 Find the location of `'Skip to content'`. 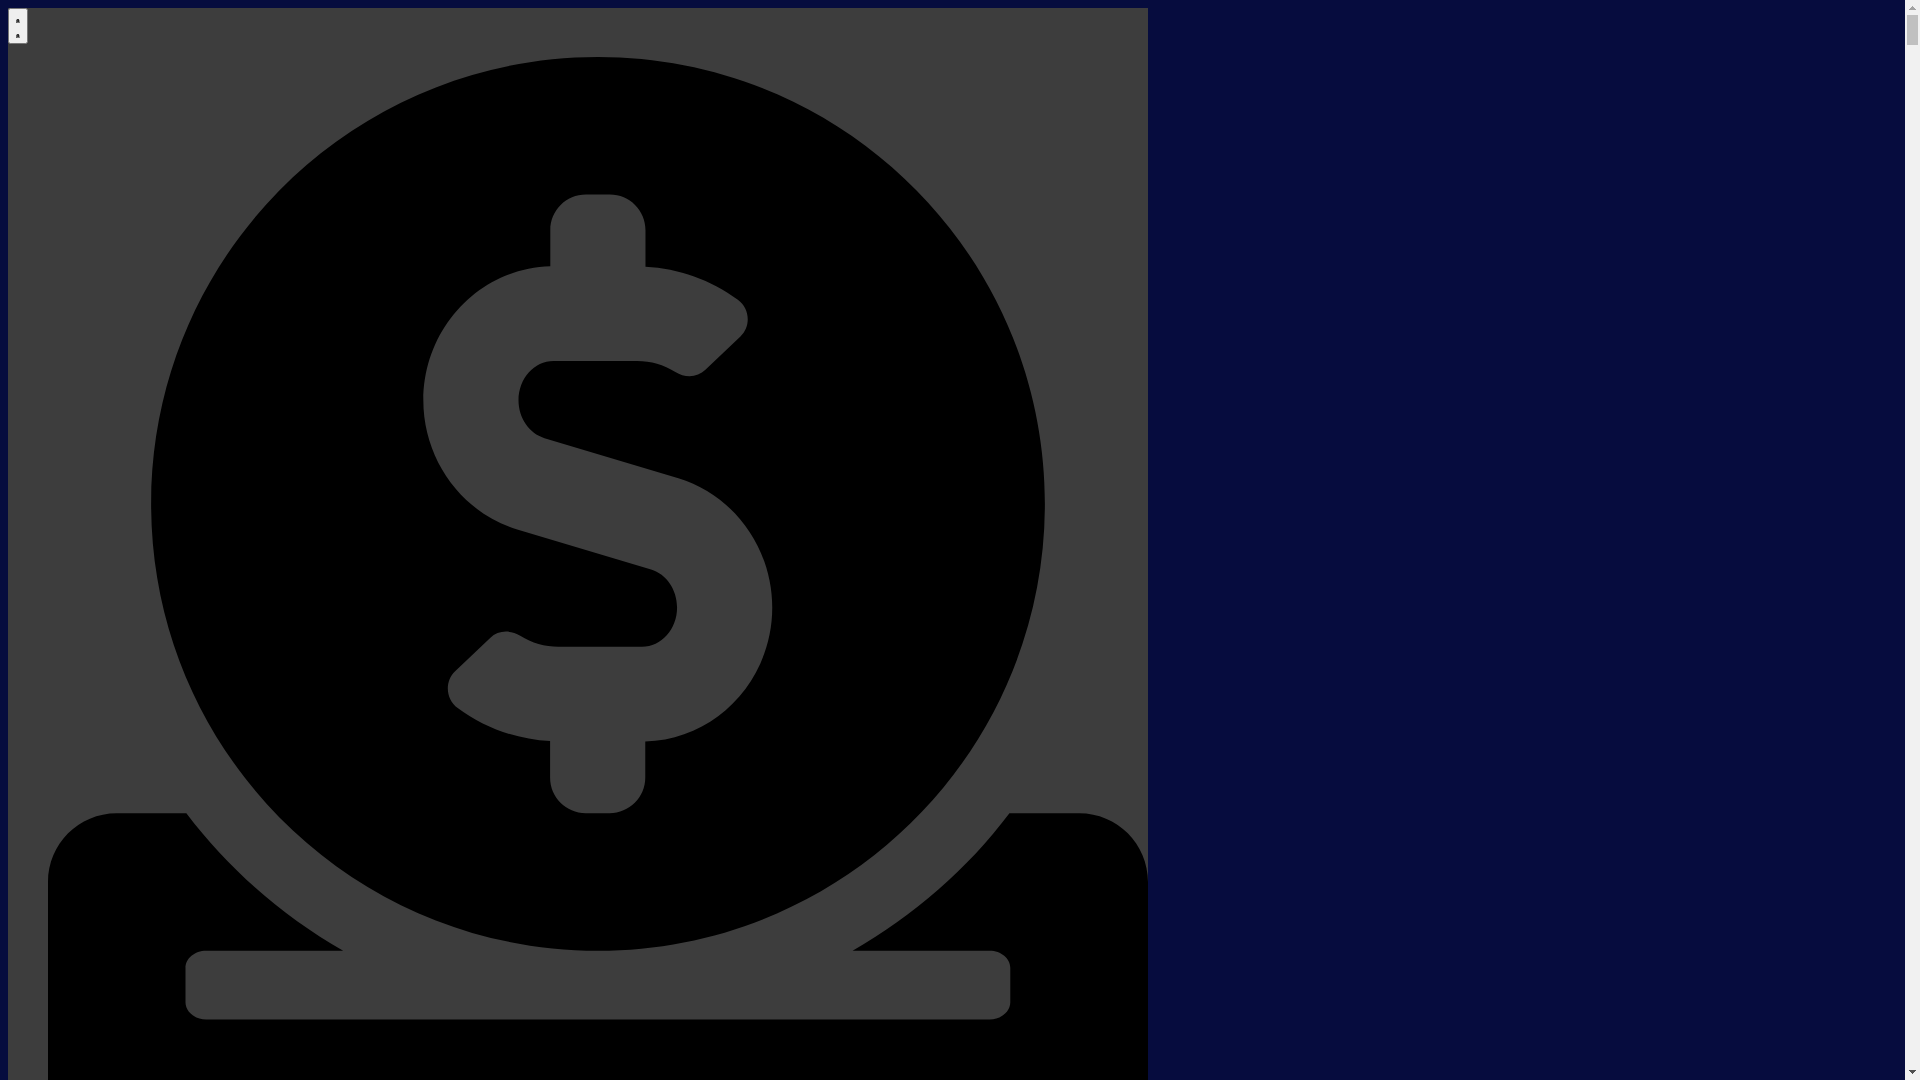

'Skip to content' is located at coordinates (7, 7).